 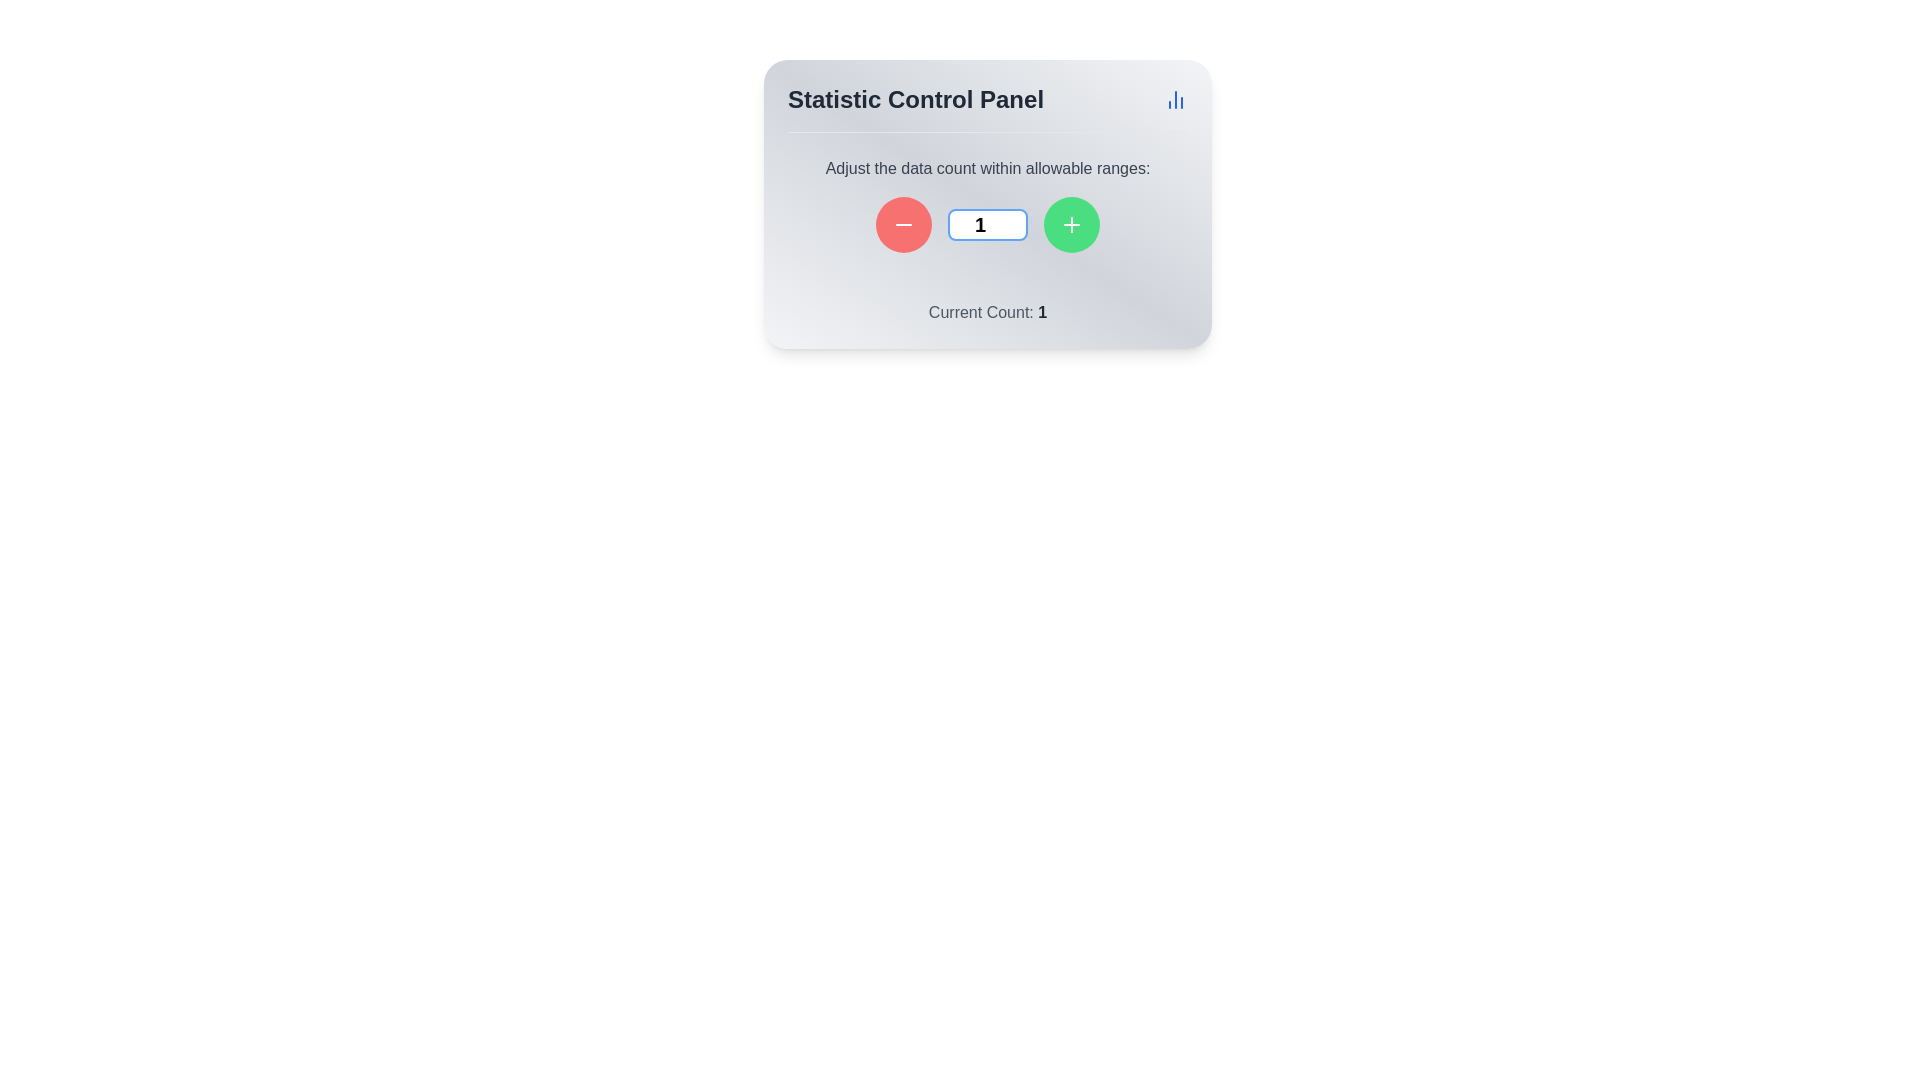 I want to click on the numeric input field with a light blue border and rounded corners to focus on it, so click(x=988, y=224).